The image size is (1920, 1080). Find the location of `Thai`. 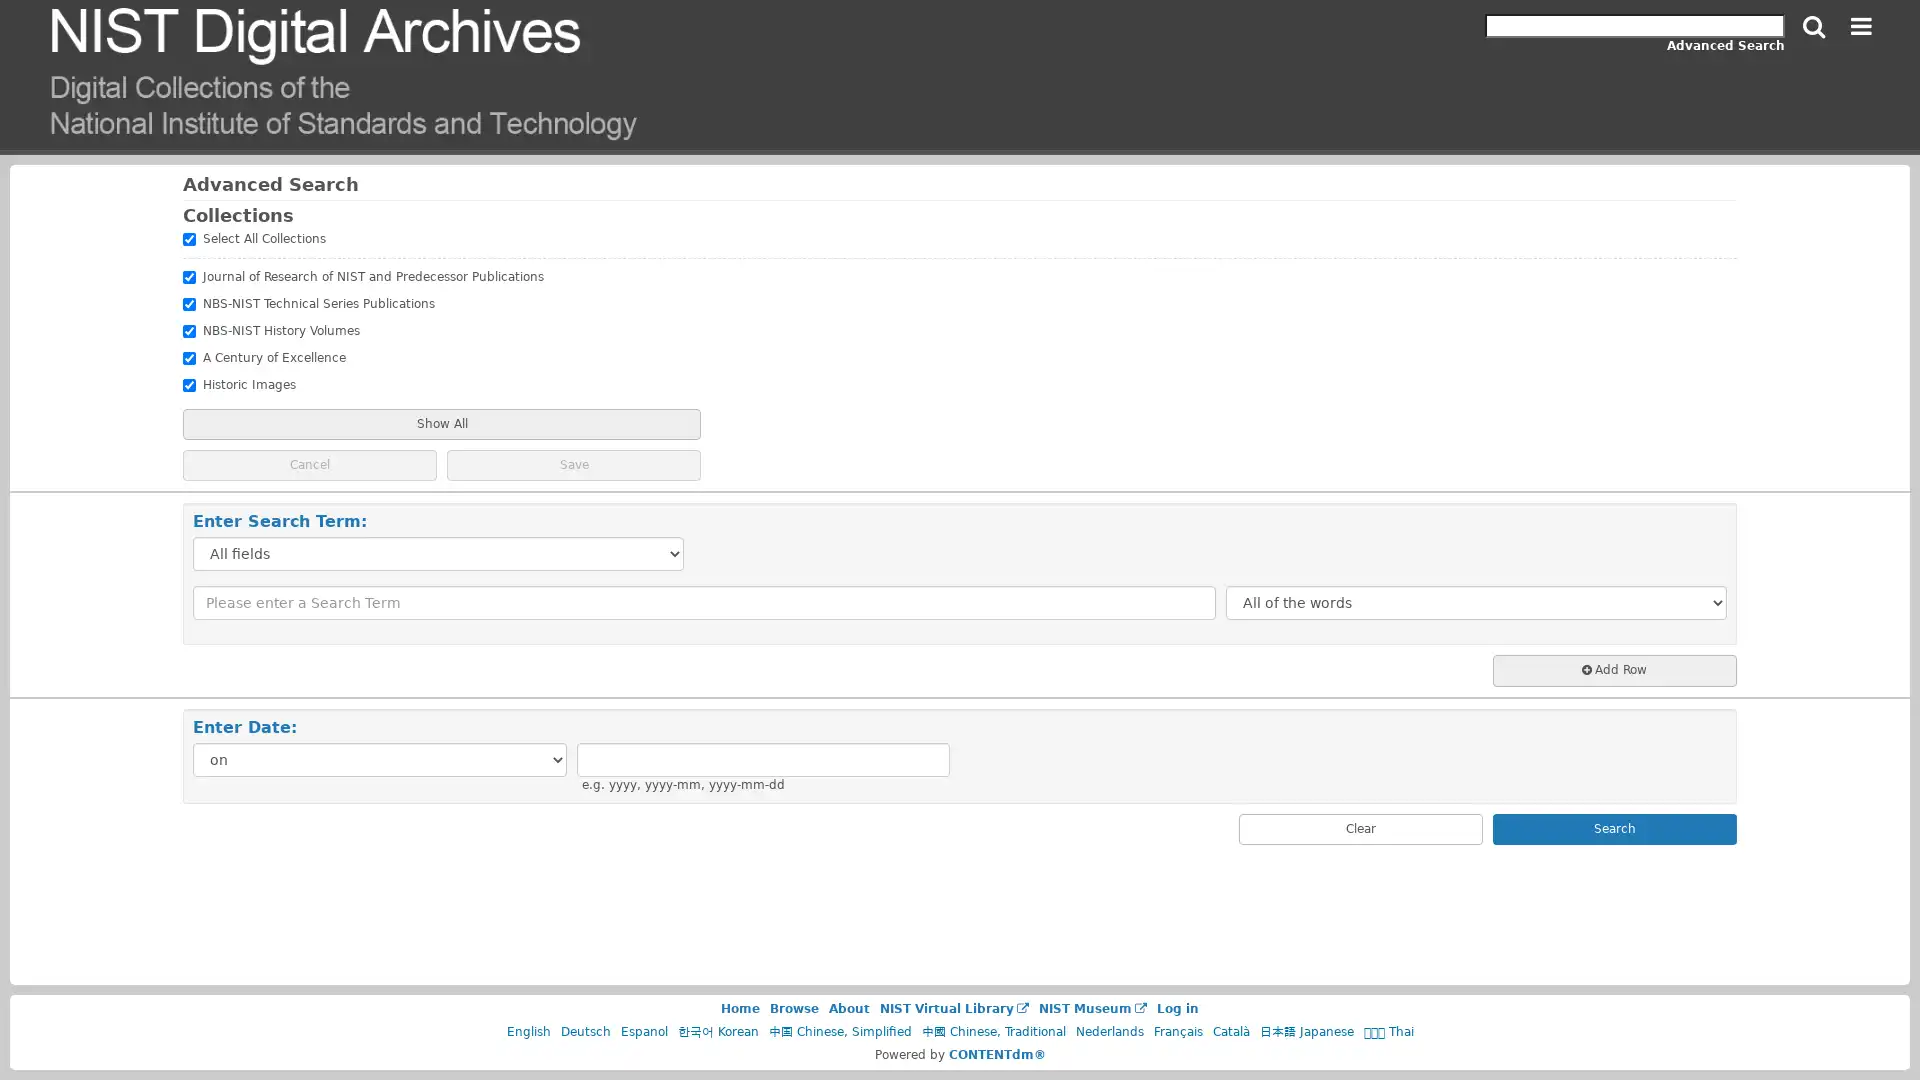

Thai is located at coordinates (1386, 1032).